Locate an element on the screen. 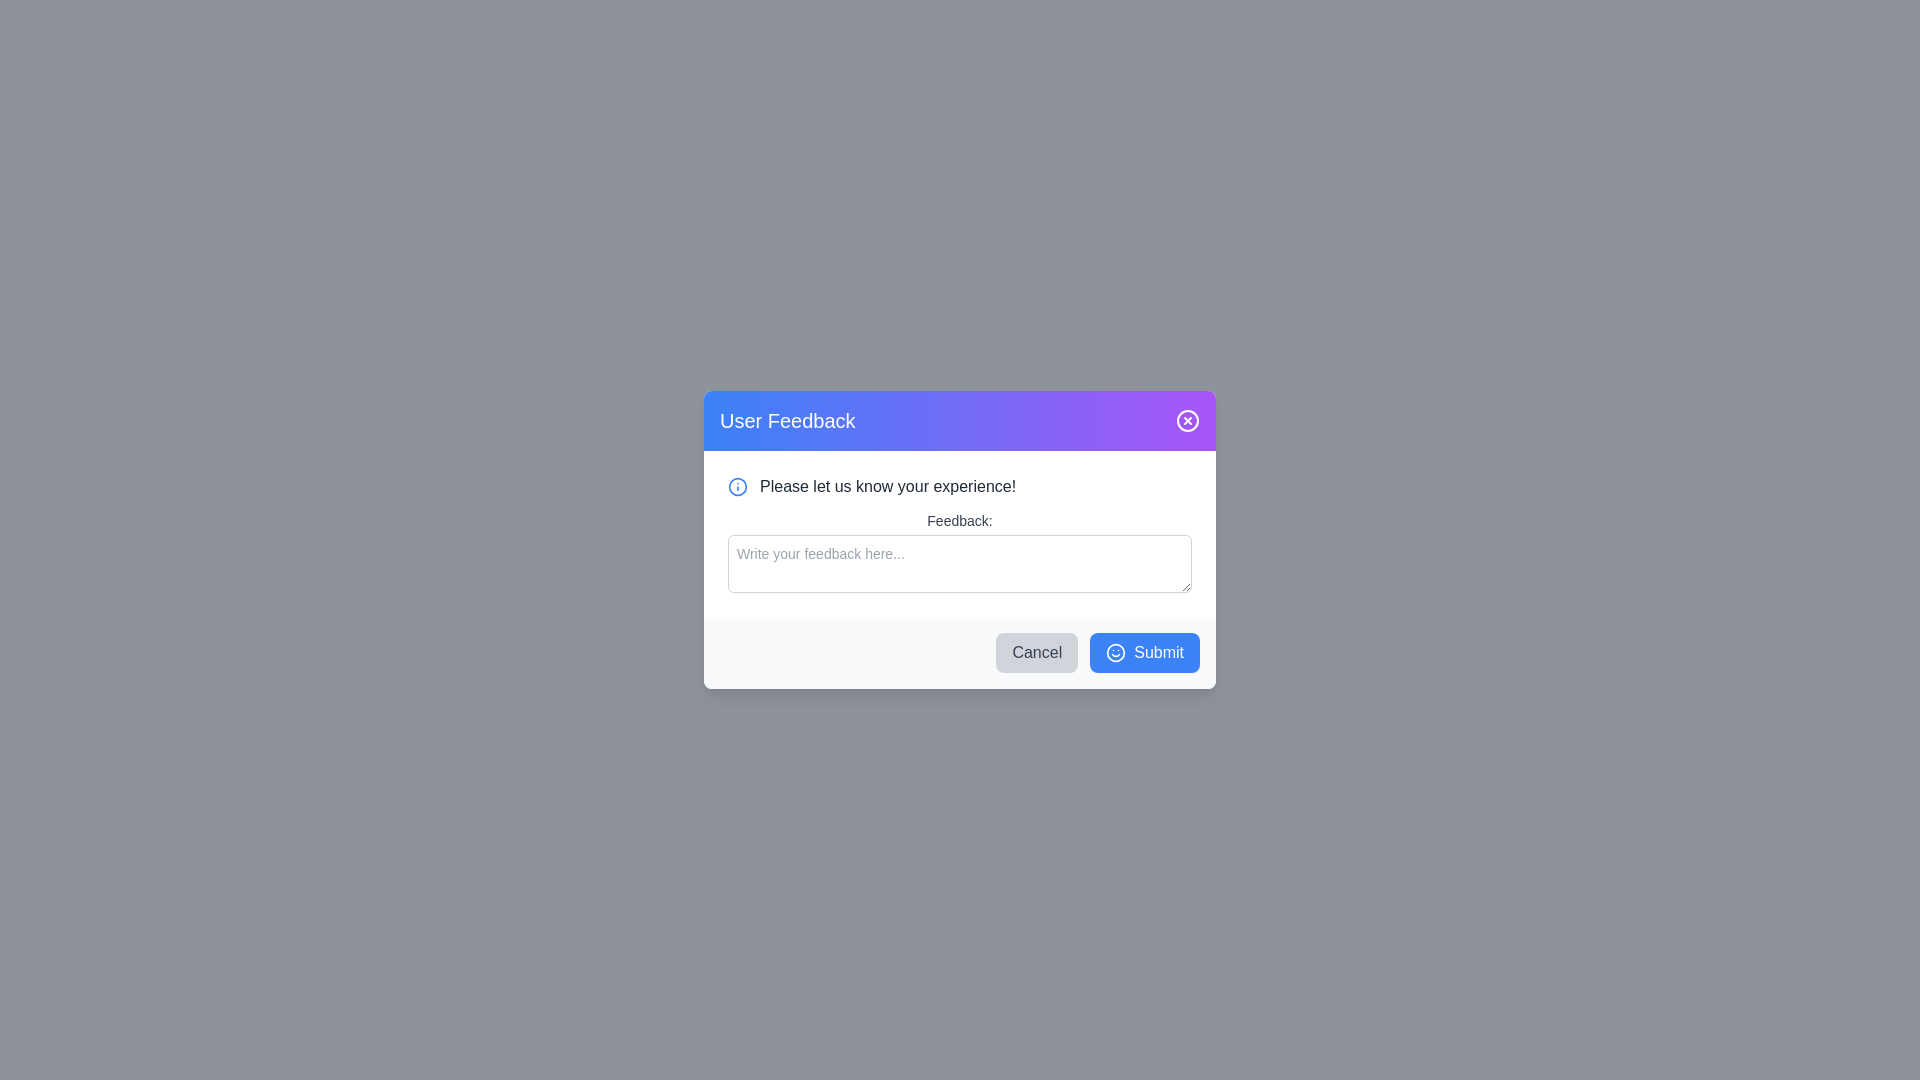  the SVG graphical element (circle) located is located at coordinates (737, 486).